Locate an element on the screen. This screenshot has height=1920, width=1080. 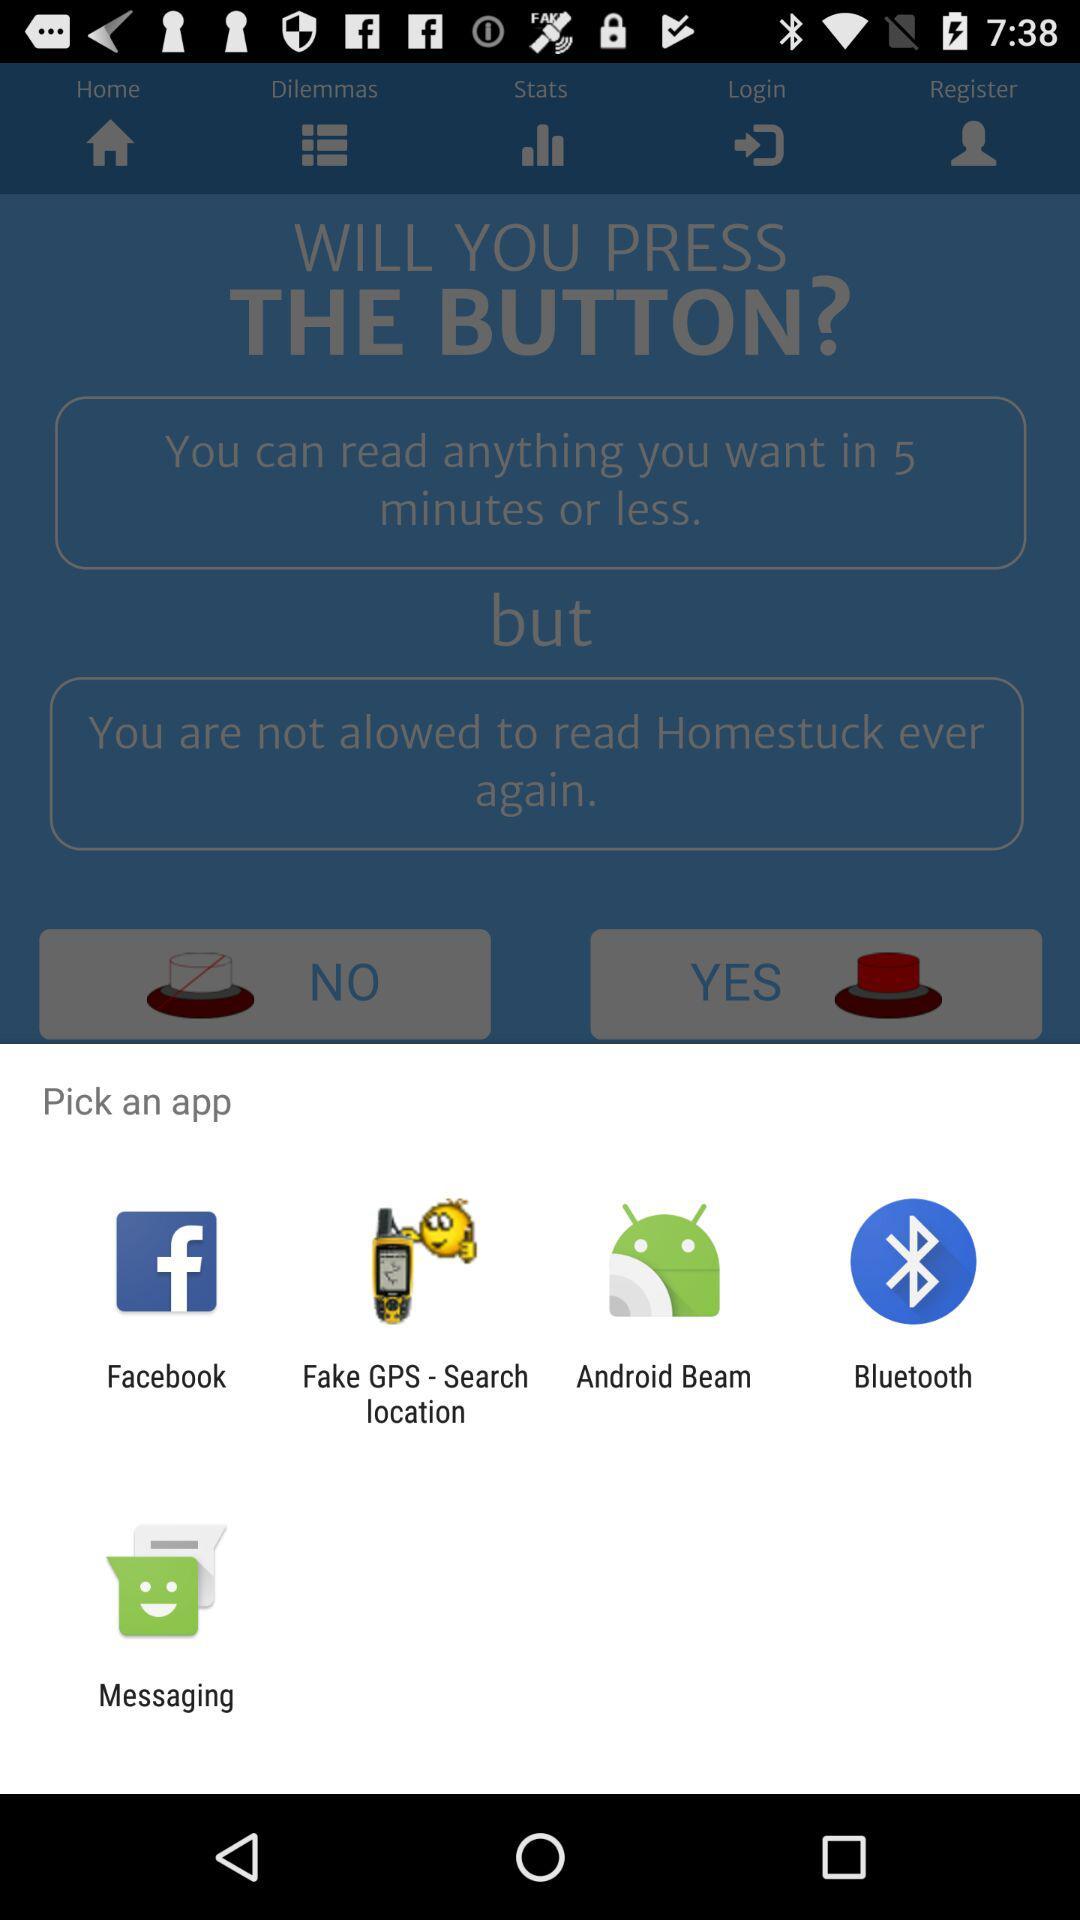
the app next to facebook is located at coordinates (414, 1392).